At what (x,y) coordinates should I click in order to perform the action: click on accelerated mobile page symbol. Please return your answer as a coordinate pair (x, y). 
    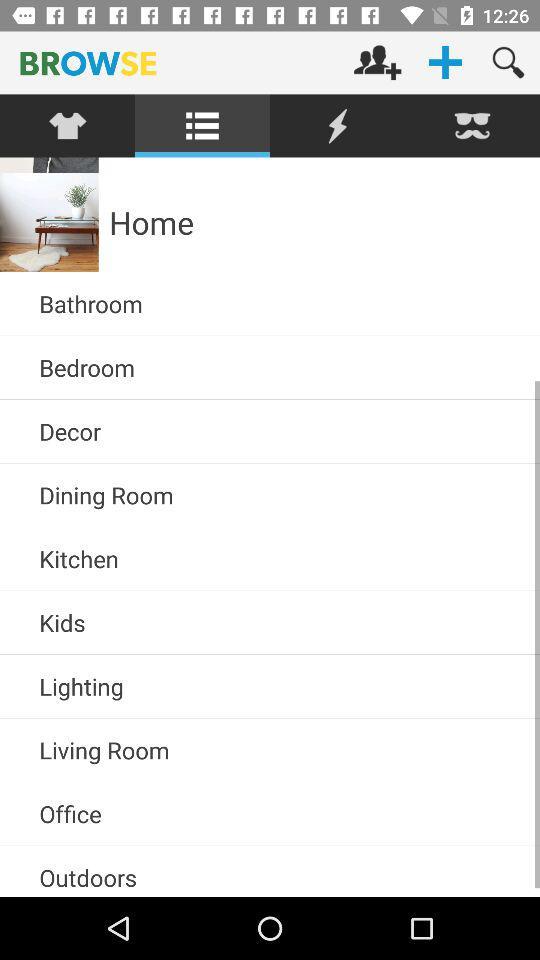
    Looking at the image, I should click on (337, 125).